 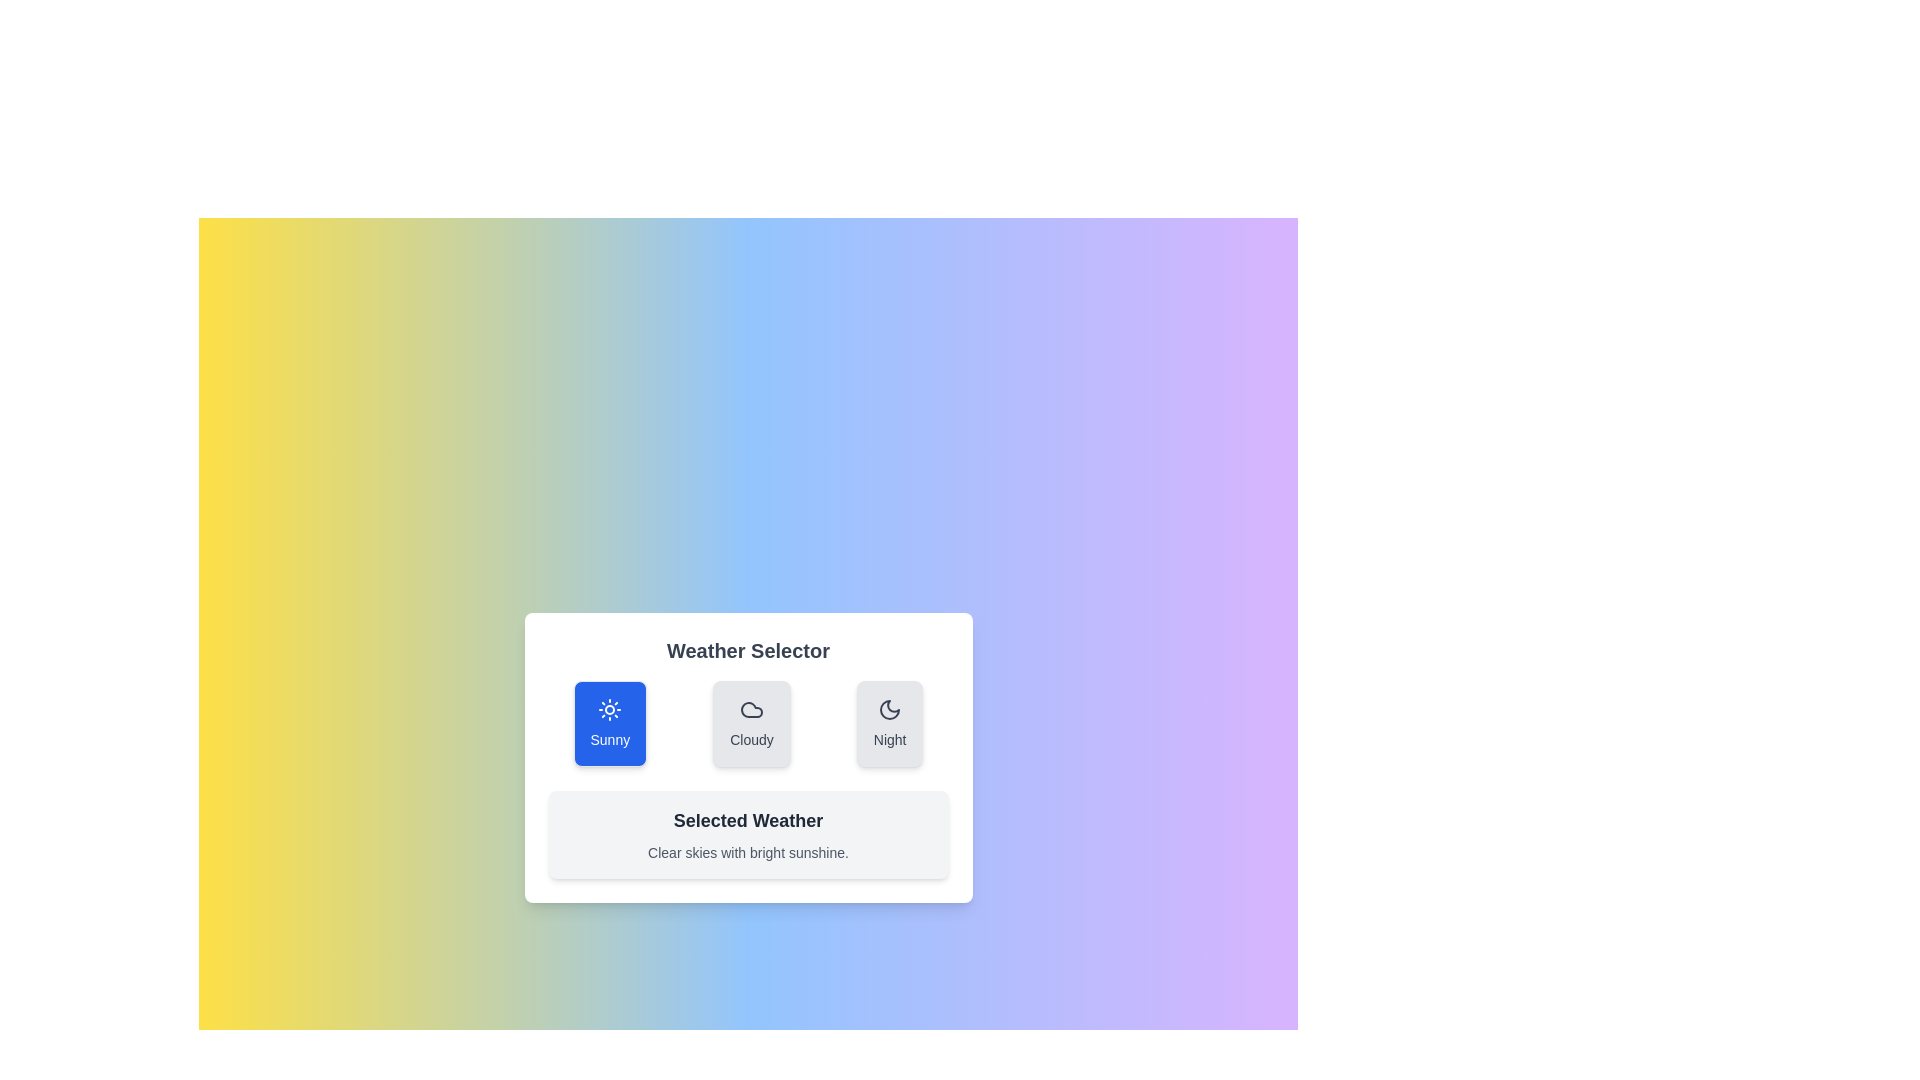 What do you see at coordinates (889, 708) in the screenshot?
I see `the 'Night' SVG Icon in the weather selector interface` at bounding box center [889, 708].